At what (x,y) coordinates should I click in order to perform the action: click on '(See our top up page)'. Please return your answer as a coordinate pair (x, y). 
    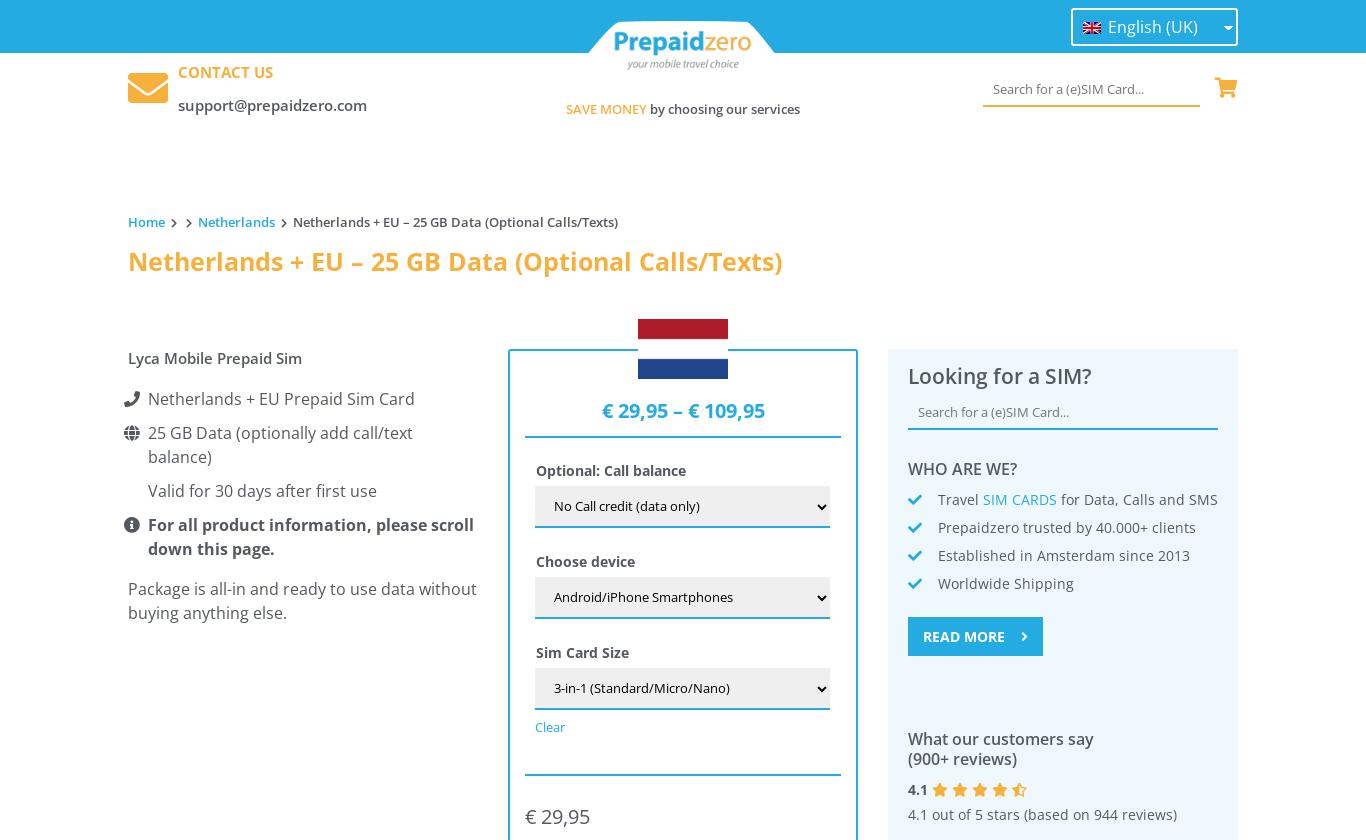
    Looking at the image, I should click on (199, 637).